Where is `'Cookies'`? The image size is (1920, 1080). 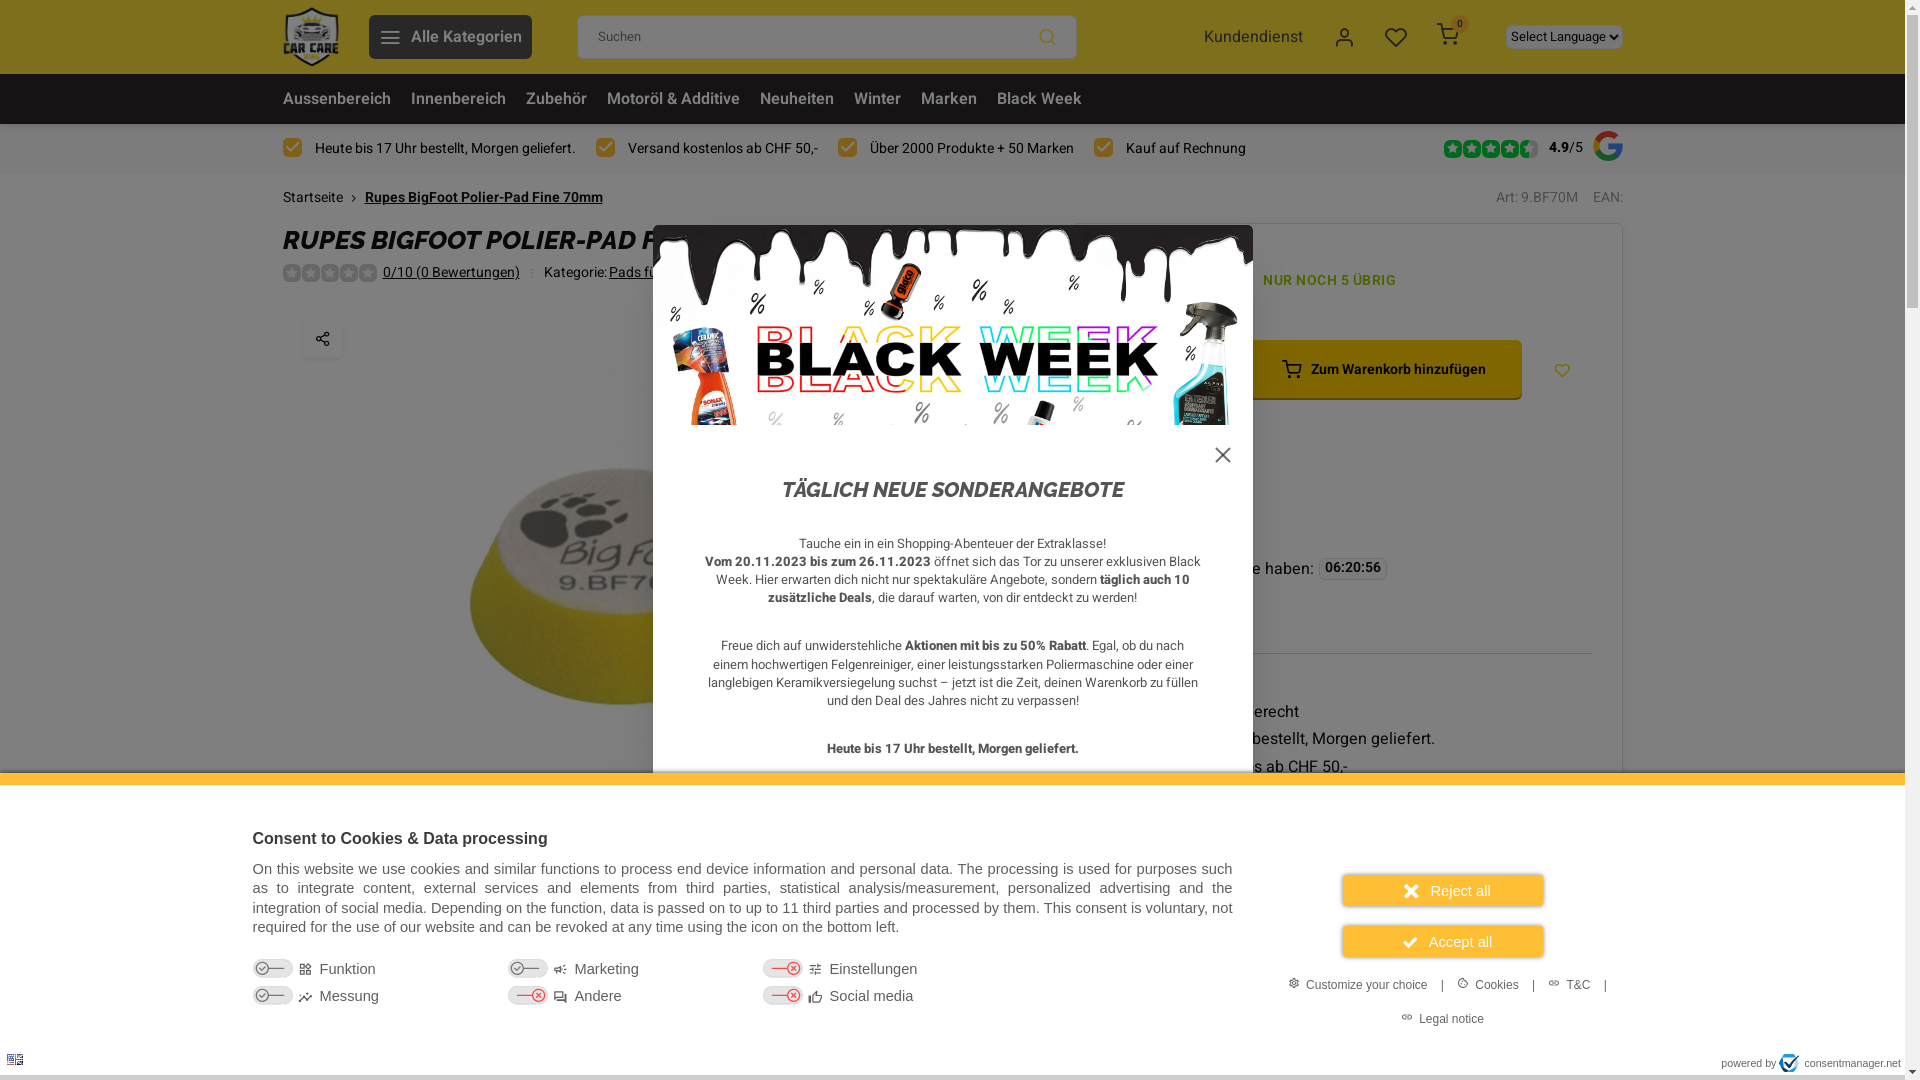
'Cookies' is located at coordinates (1487, 982).